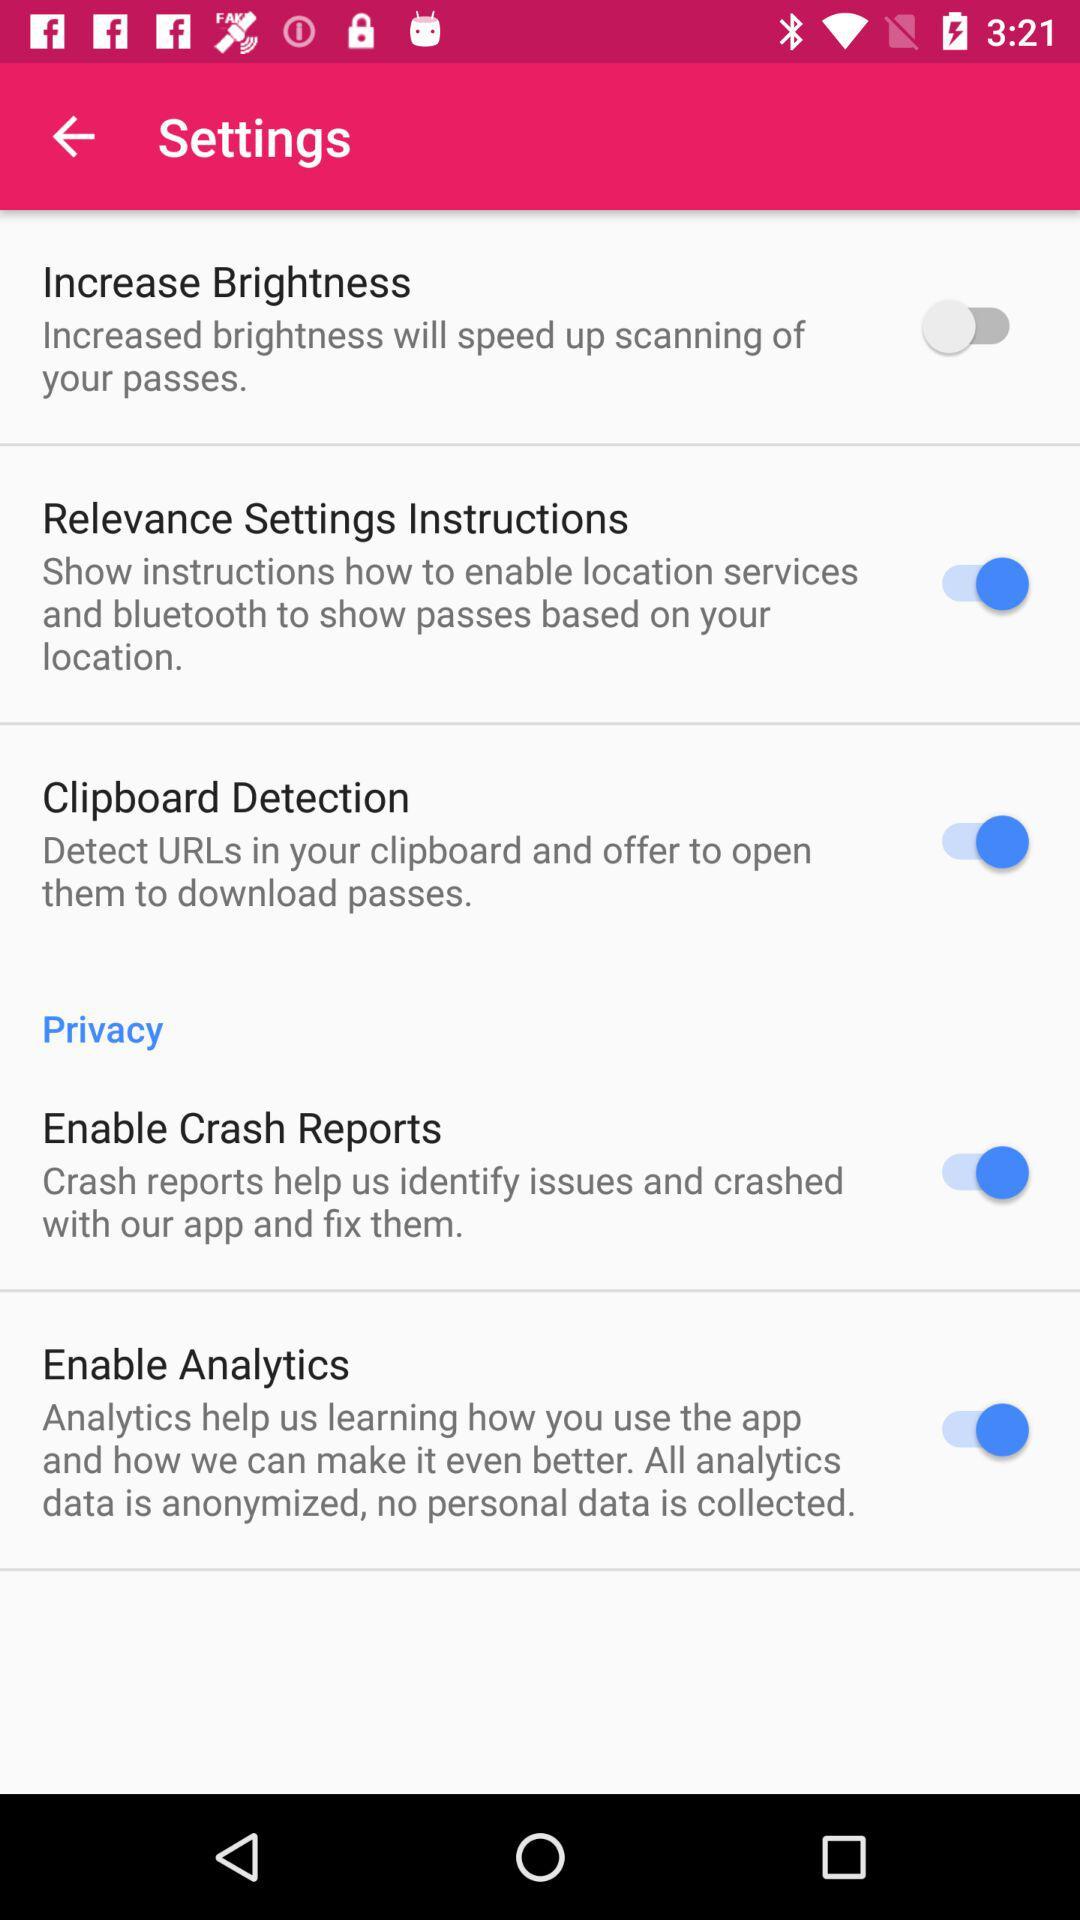 This screenshot has width=1080, height=1920. What do you see at coordinates (72, 135) in the screenshot?
I see `the app to the left of the settings icon` at bounding box center [72, 135].